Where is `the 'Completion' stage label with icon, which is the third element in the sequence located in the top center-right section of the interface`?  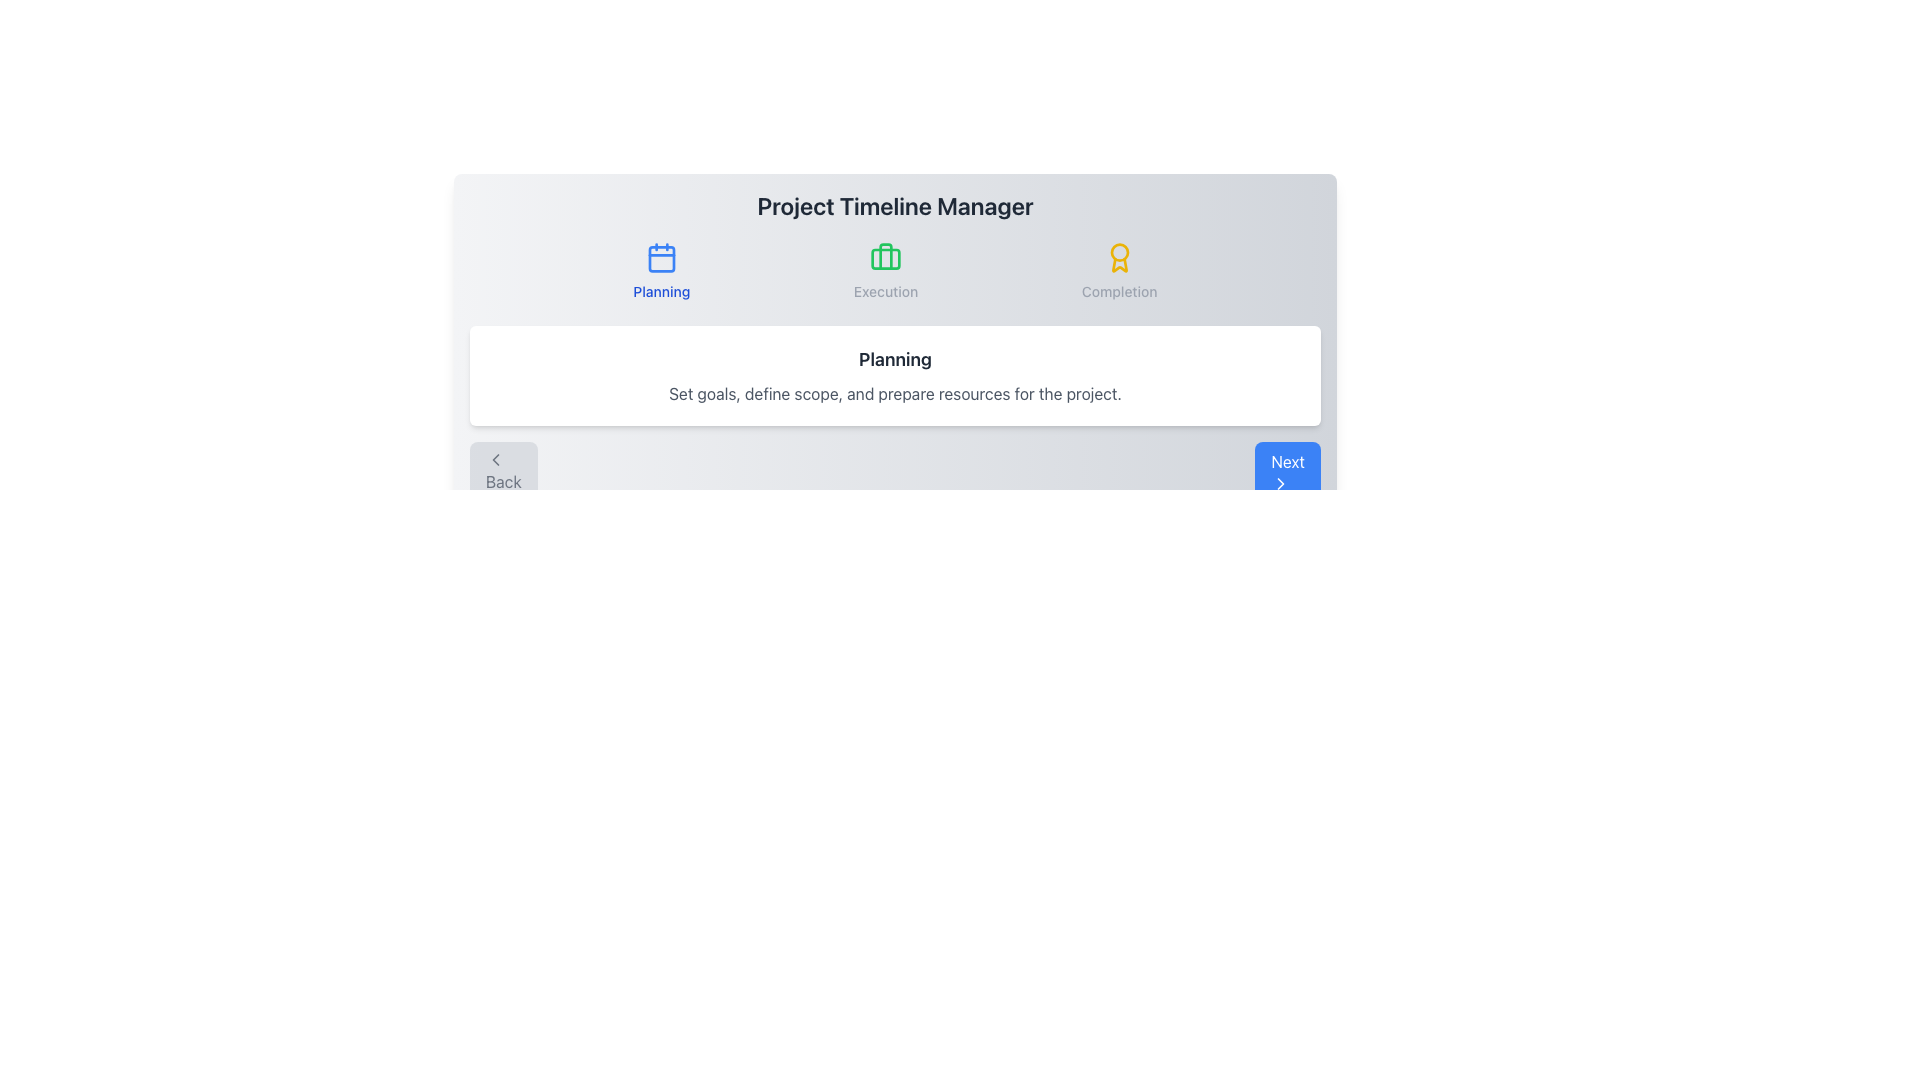
the 'Completion' stage label with icon, which is the third element in the sequence located in the top center-right section of the interface is located at coordinates (1118, 272).